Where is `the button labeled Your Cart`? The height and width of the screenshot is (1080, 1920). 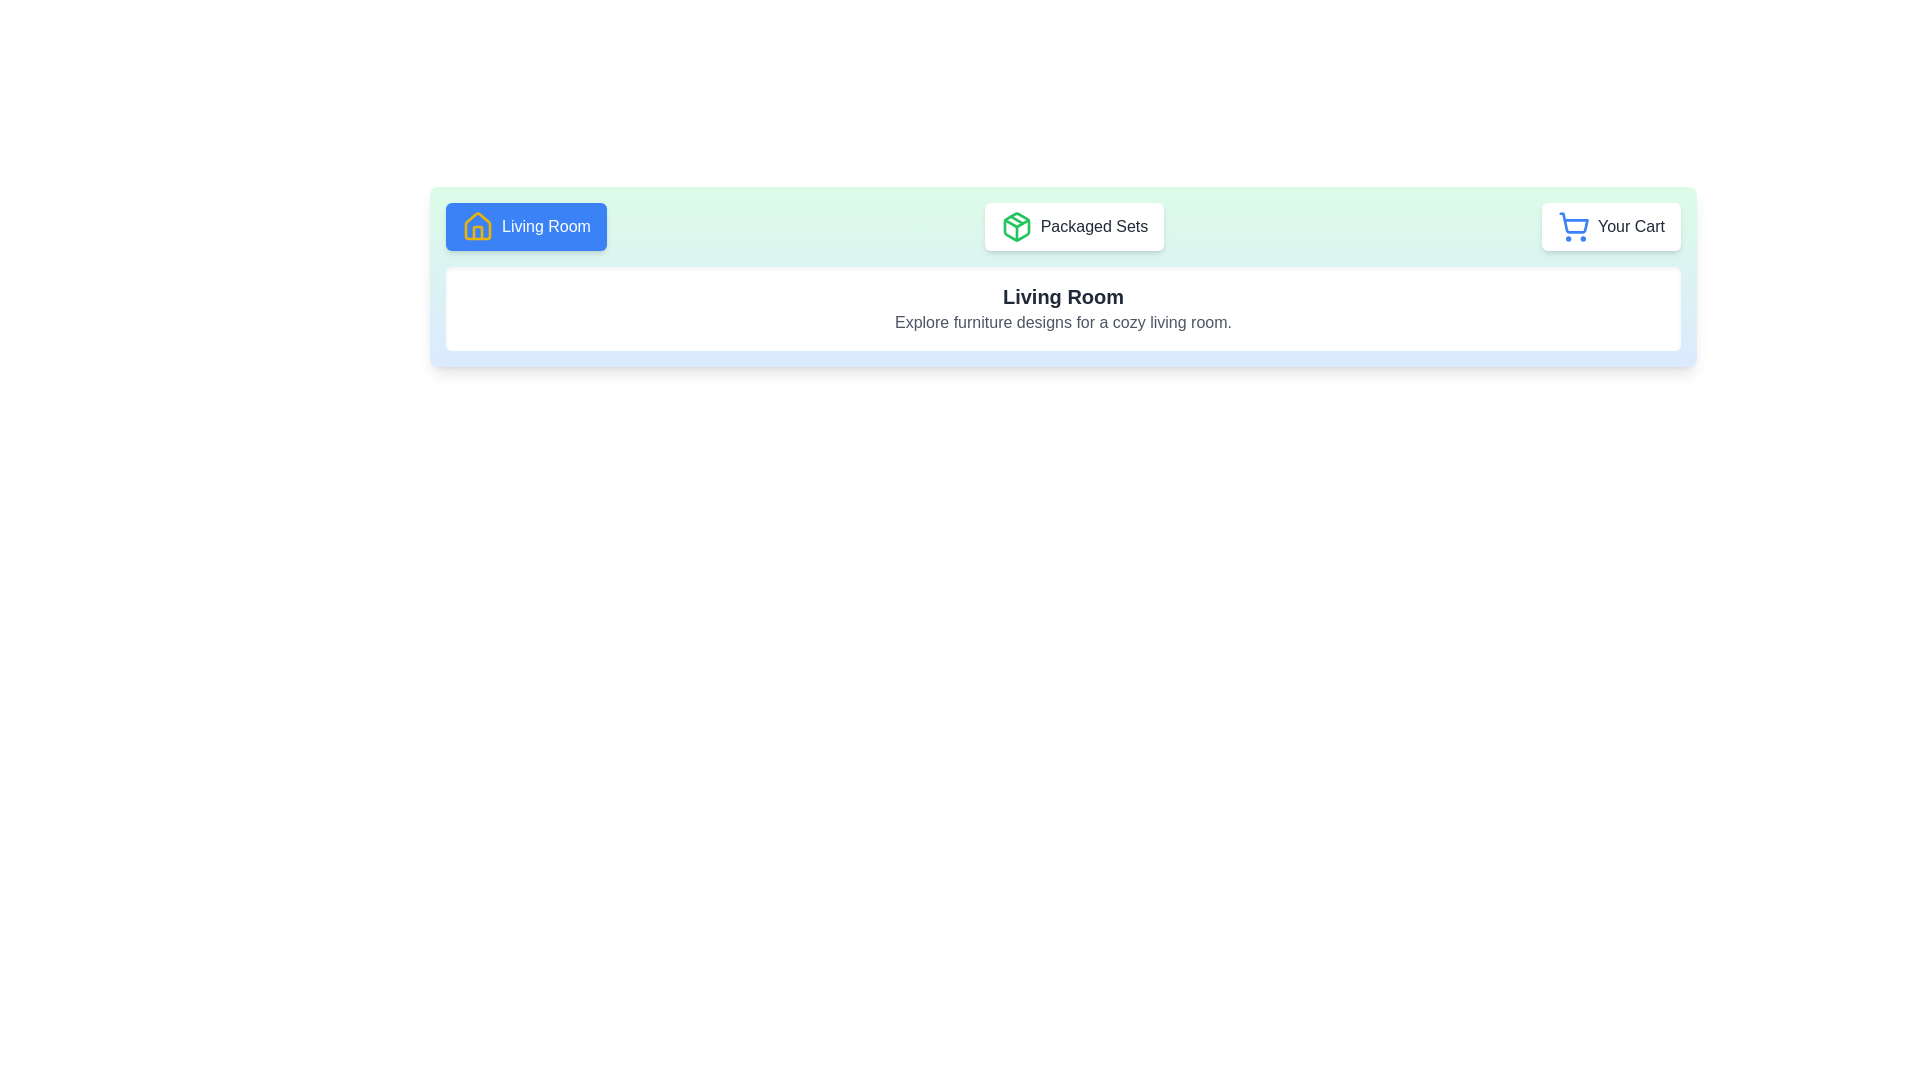 the button labeled Your Cart is located at coordinates (1611, 226).